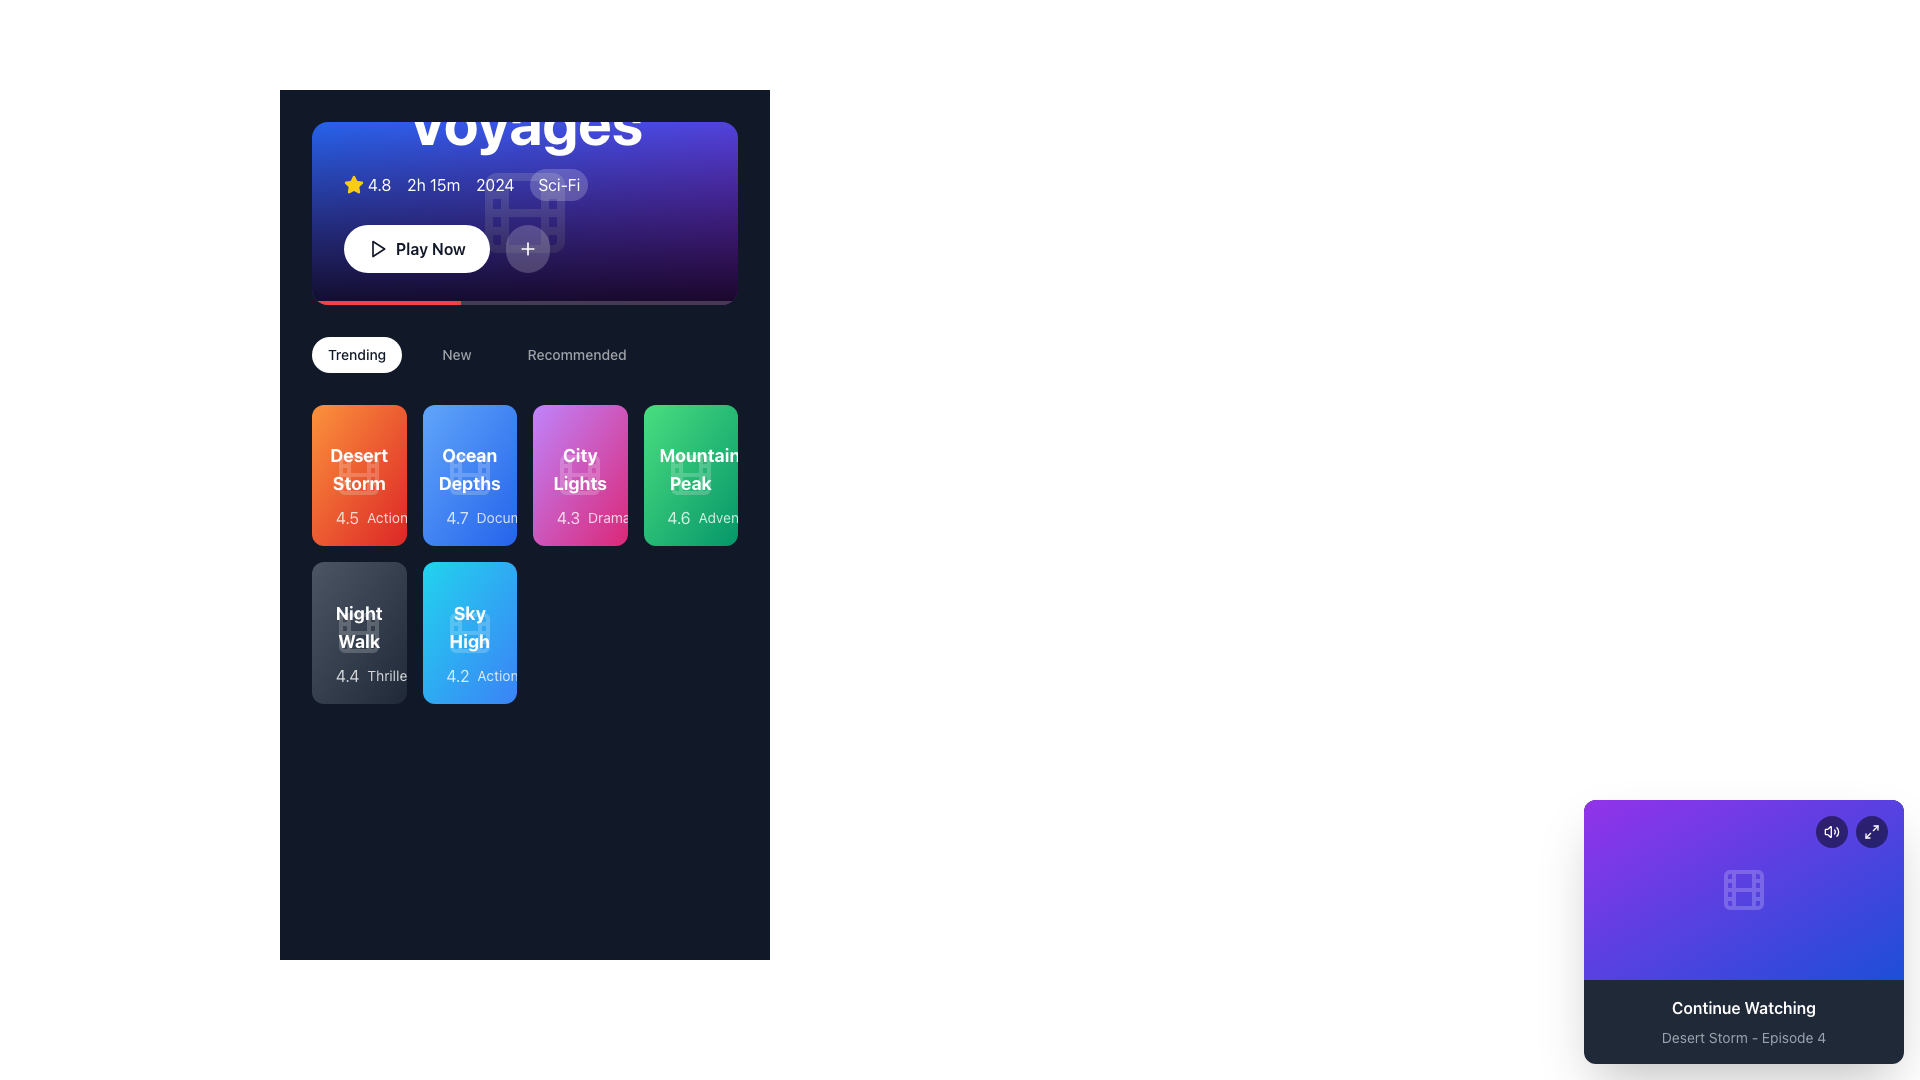 This screenshot has width=1920, height=1080. I want to click on the Composite text element displaying the rating '4.6' and genre 'Adventure' with a yellow star icon, located beneath the title 'Mountain Peak' in the green card, so click(690, 517).